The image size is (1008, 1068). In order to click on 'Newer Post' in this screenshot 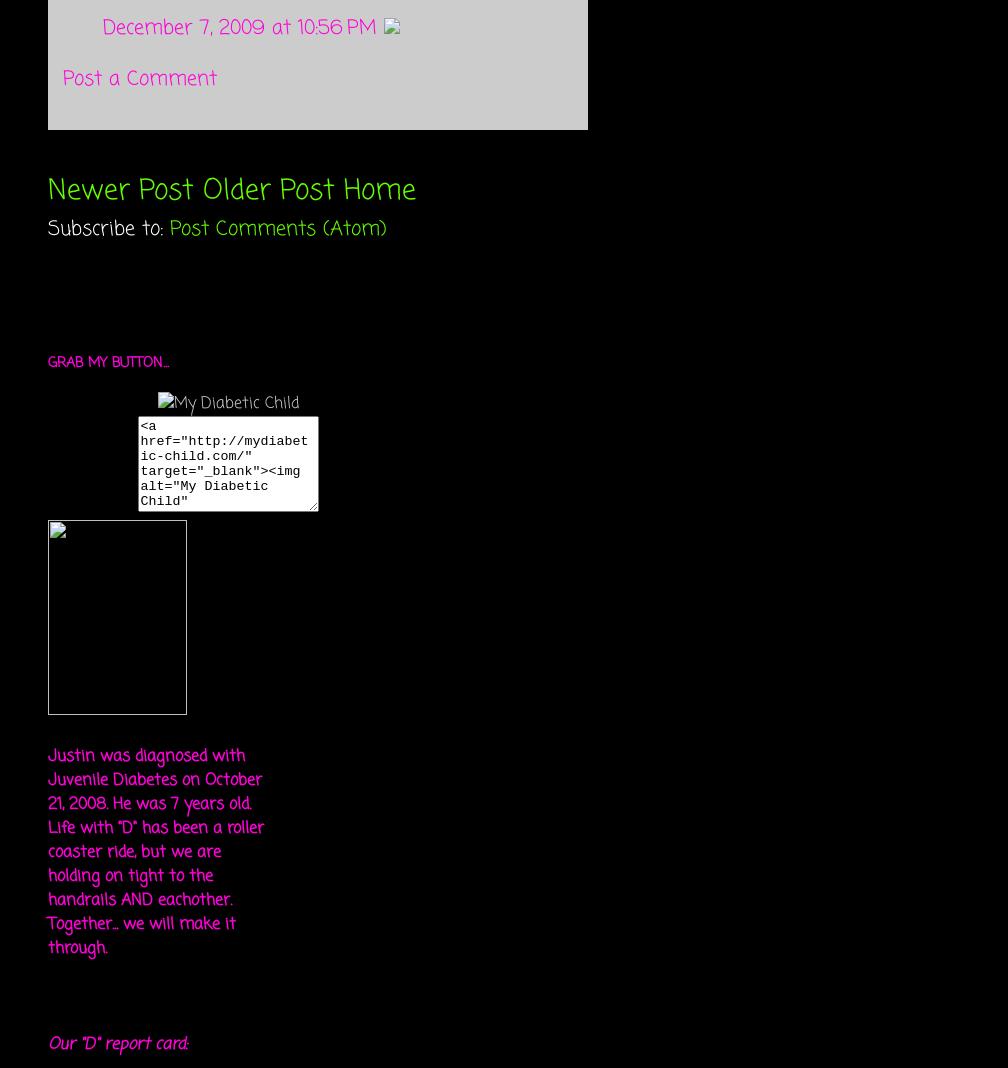, I will do `click(120, 190)`.